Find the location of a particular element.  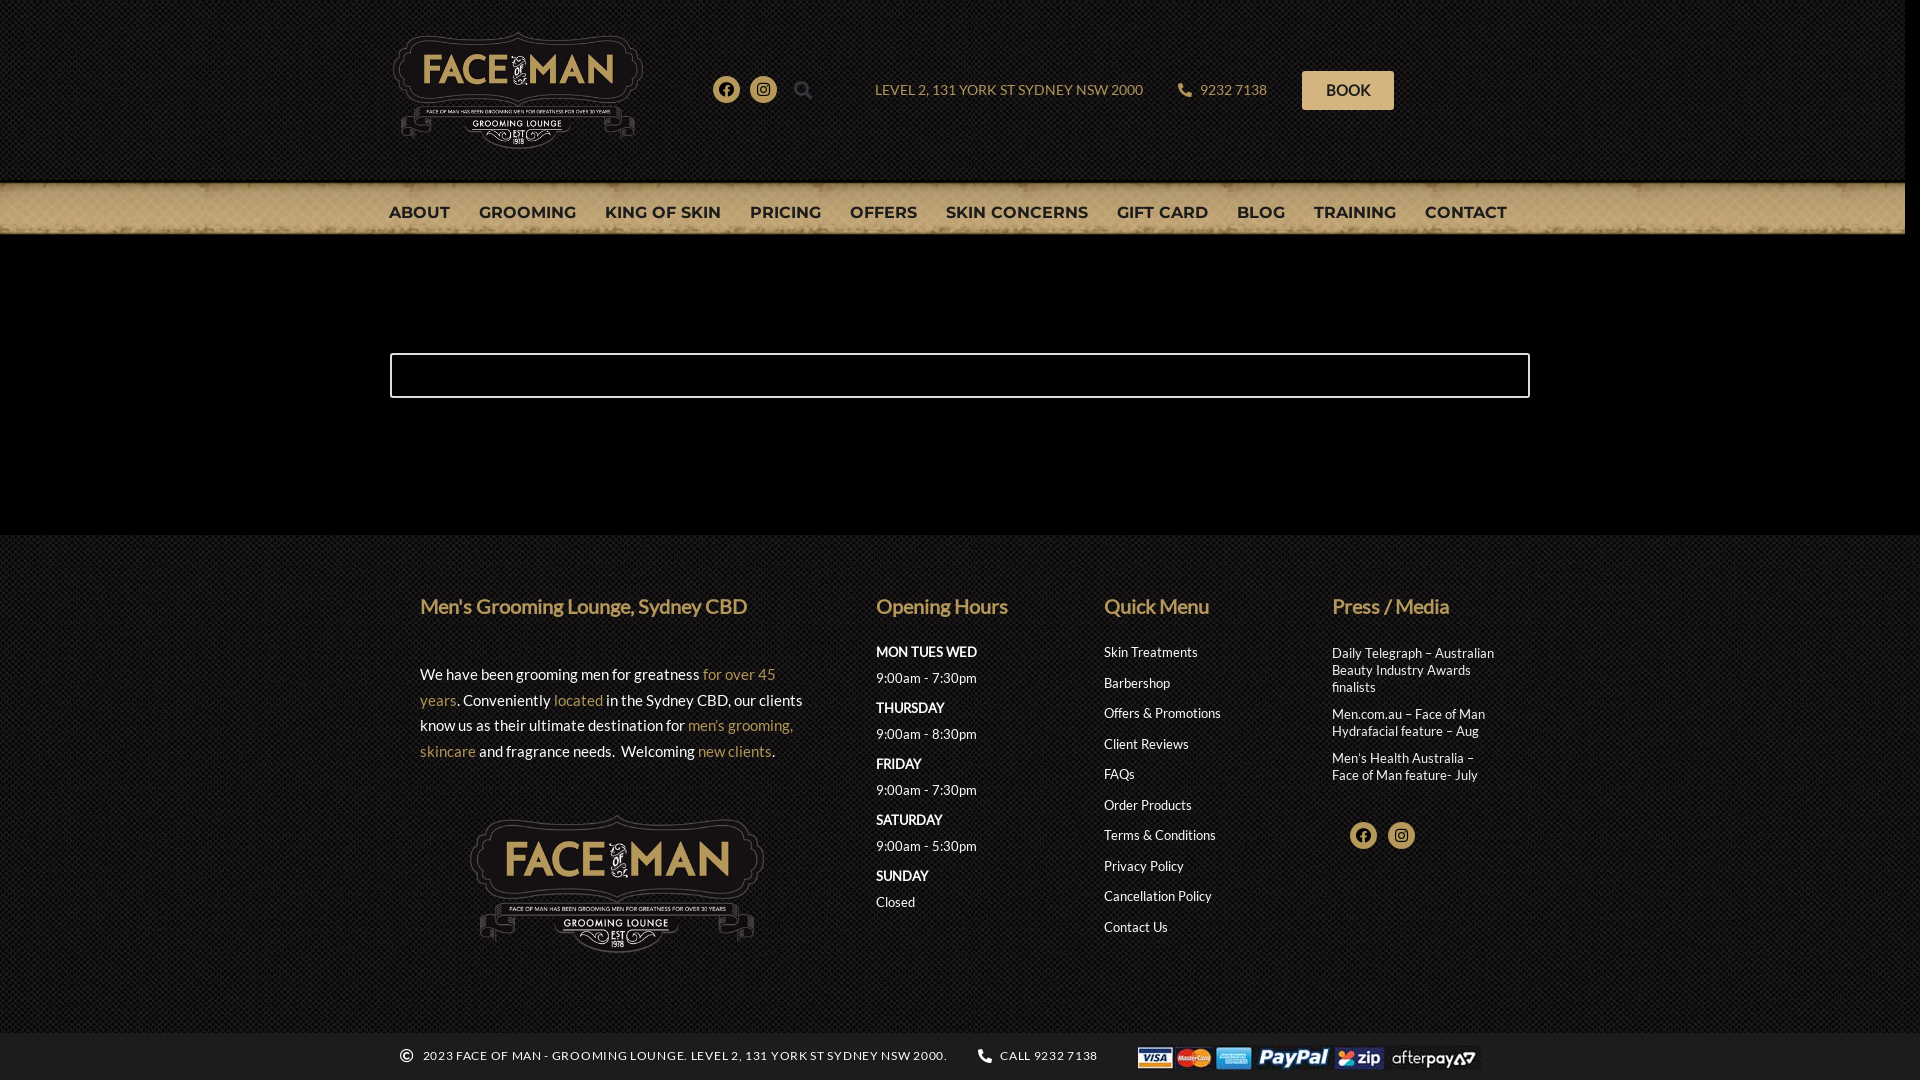

'Skip to content' is located at coordinates (14, 42).